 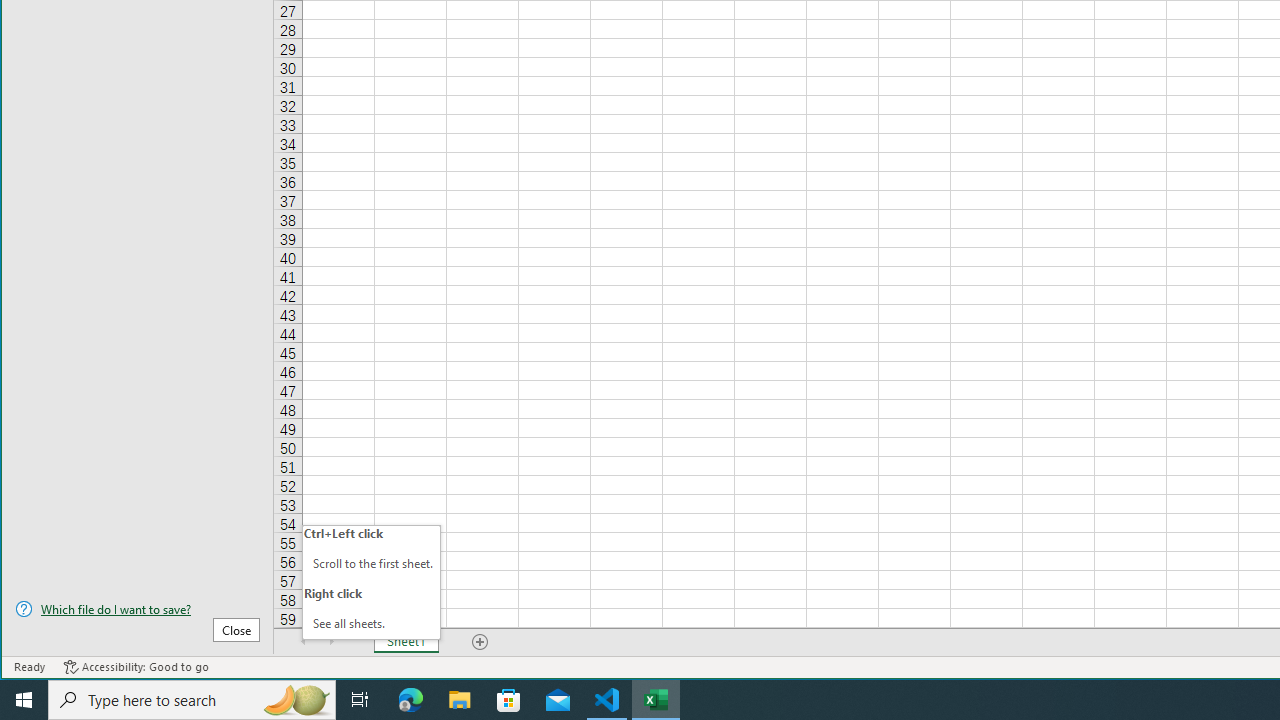 What do you see at coordinates (606, 698) in the screenshot?
I see `'Visual Studio Code - 1 running window'` at bounding box center [606, 698].